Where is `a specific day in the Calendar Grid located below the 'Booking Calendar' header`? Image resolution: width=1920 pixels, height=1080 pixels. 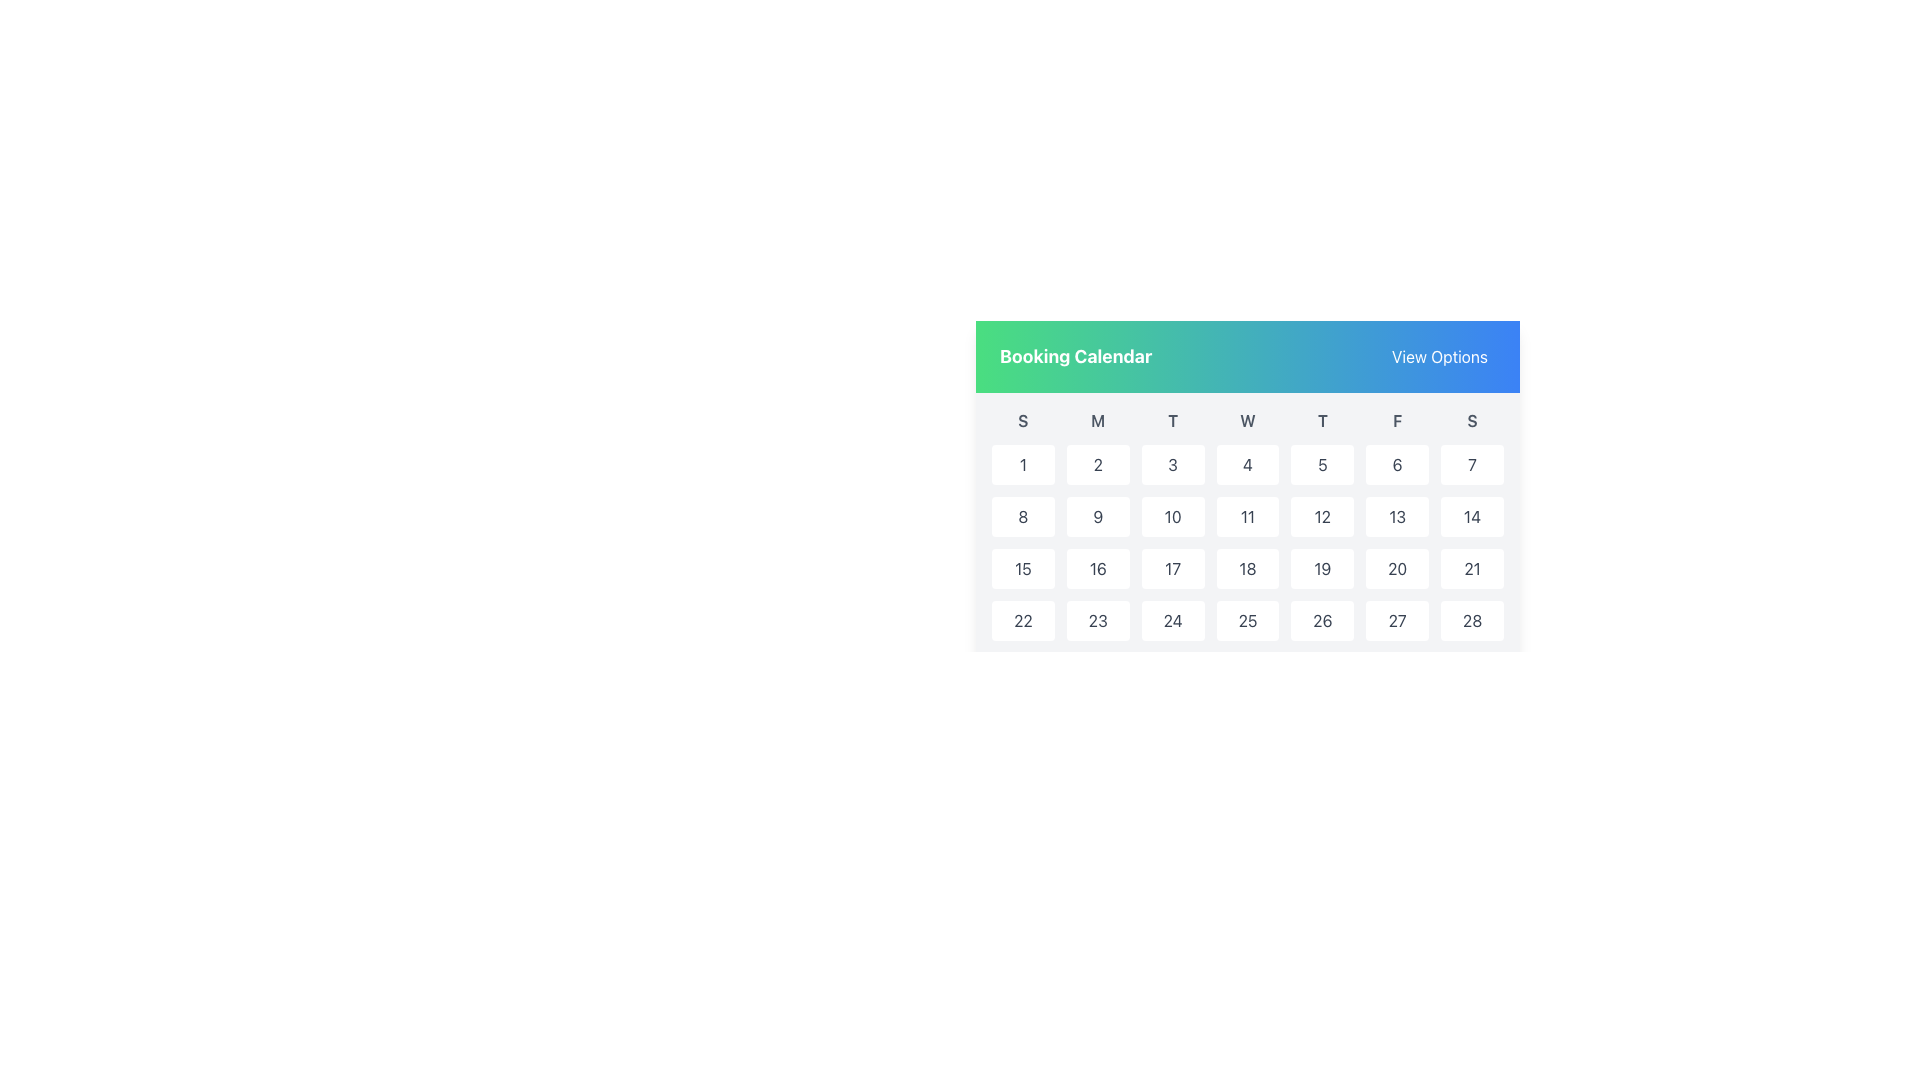 a specific day in the Calendar Grid located below the 'Booking Calendar' header is located at coordinates (1247, 577).